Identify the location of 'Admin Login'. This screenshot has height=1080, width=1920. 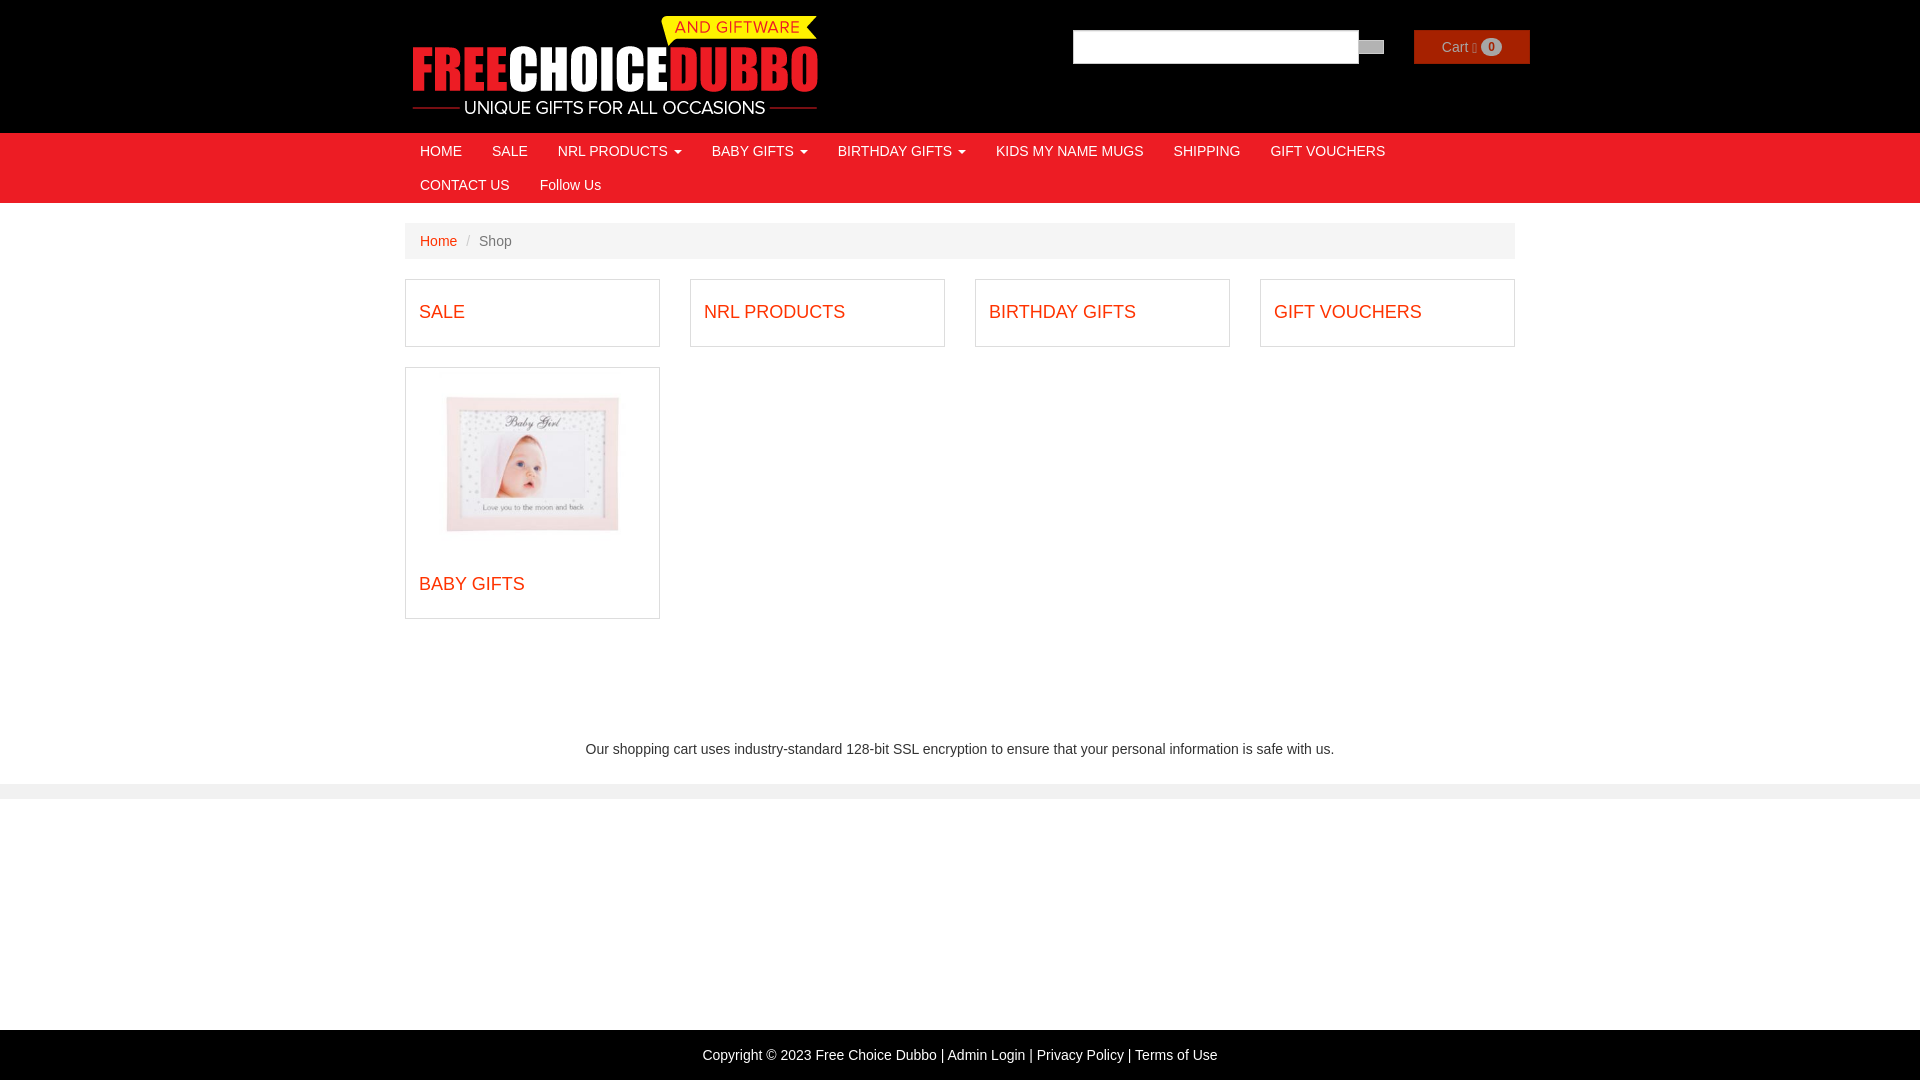
(947, 1054).